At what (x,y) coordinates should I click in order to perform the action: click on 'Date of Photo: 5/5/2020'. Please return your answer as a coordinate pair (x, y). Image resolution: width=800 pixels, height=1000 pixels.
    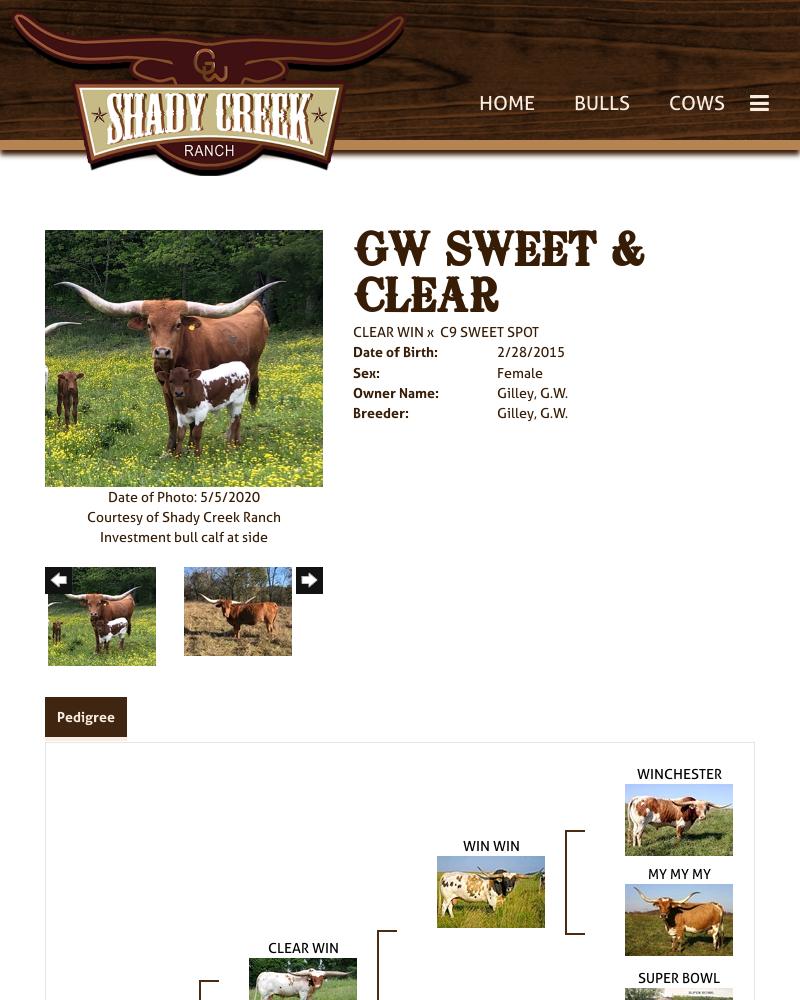
    Looking at the image, I should click on (183, 494).